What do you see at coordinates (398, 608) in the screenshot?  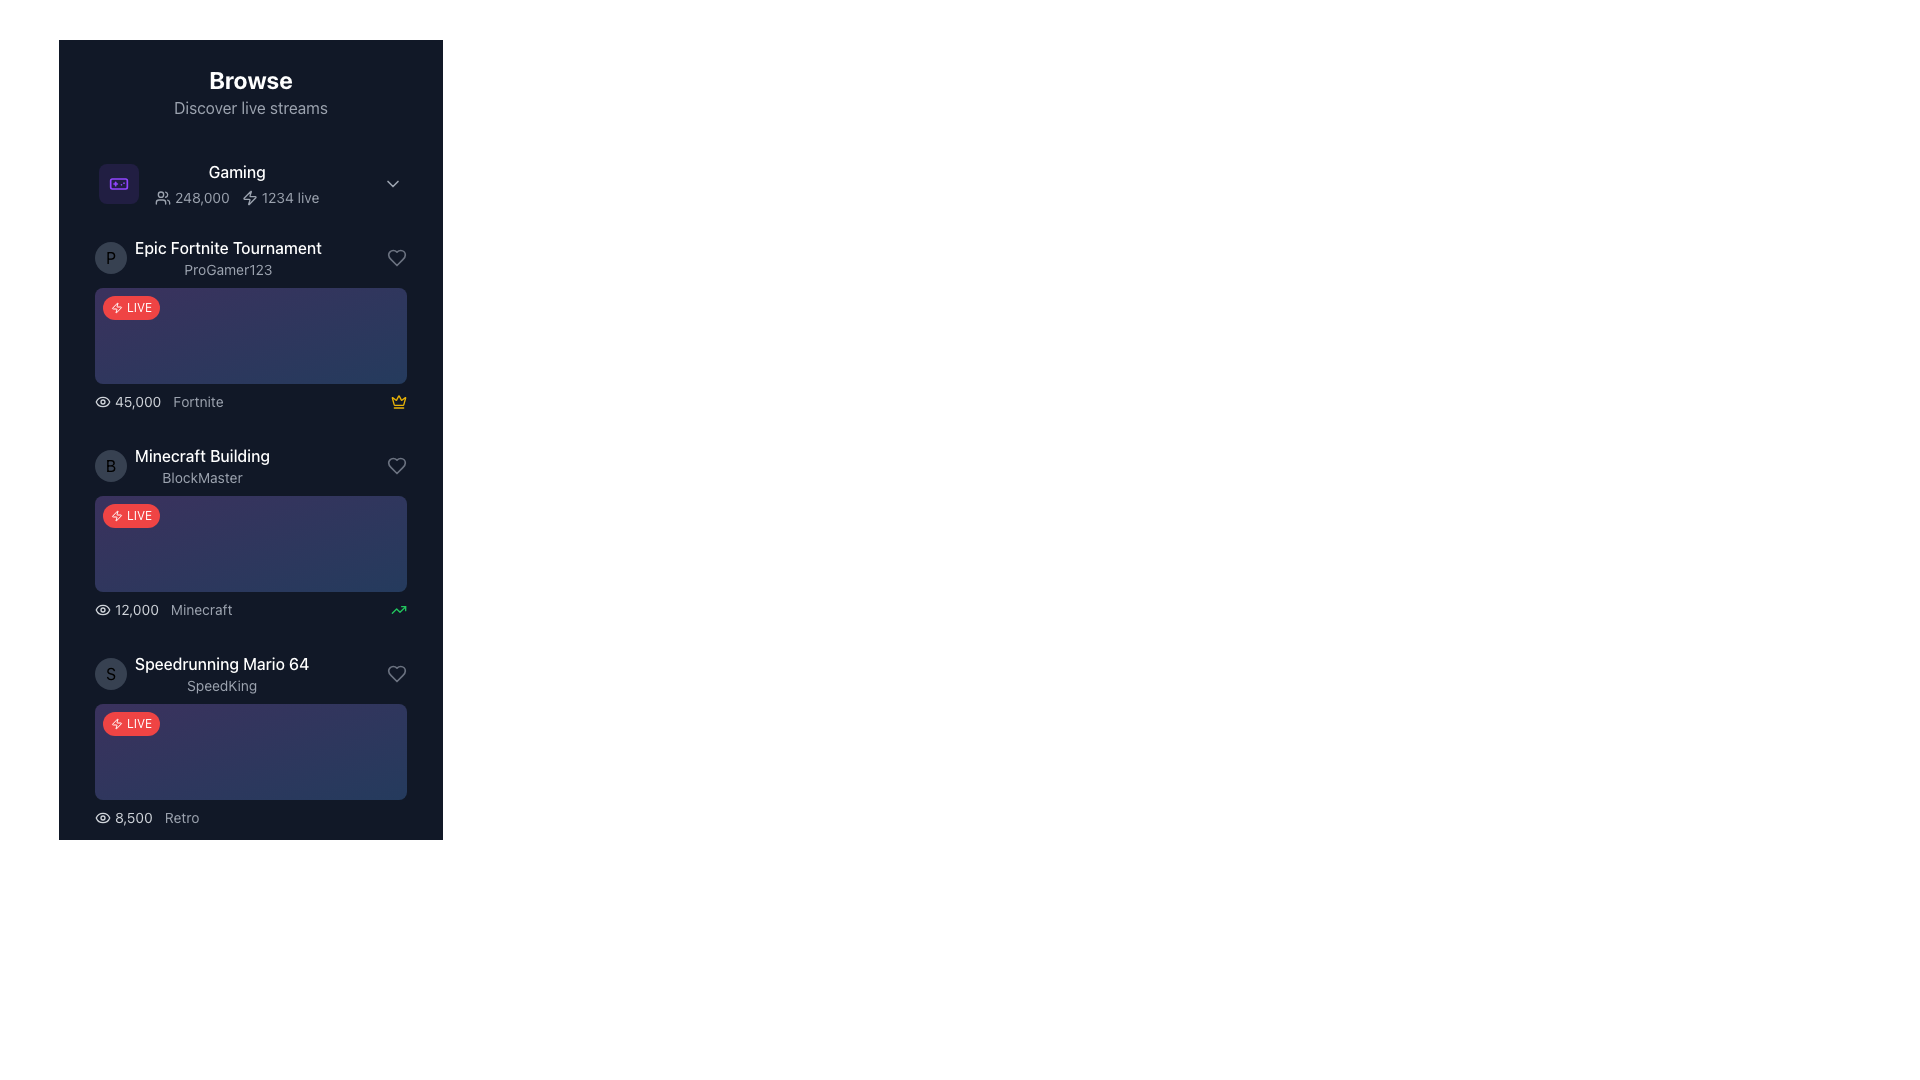 I see `the arrow indicator icon associated with the 'Minecraft Building' listing, located towards the right end of the listing, adjacent to textual details and icons indicating statistics or metadata` at bounding box center [398, 608].